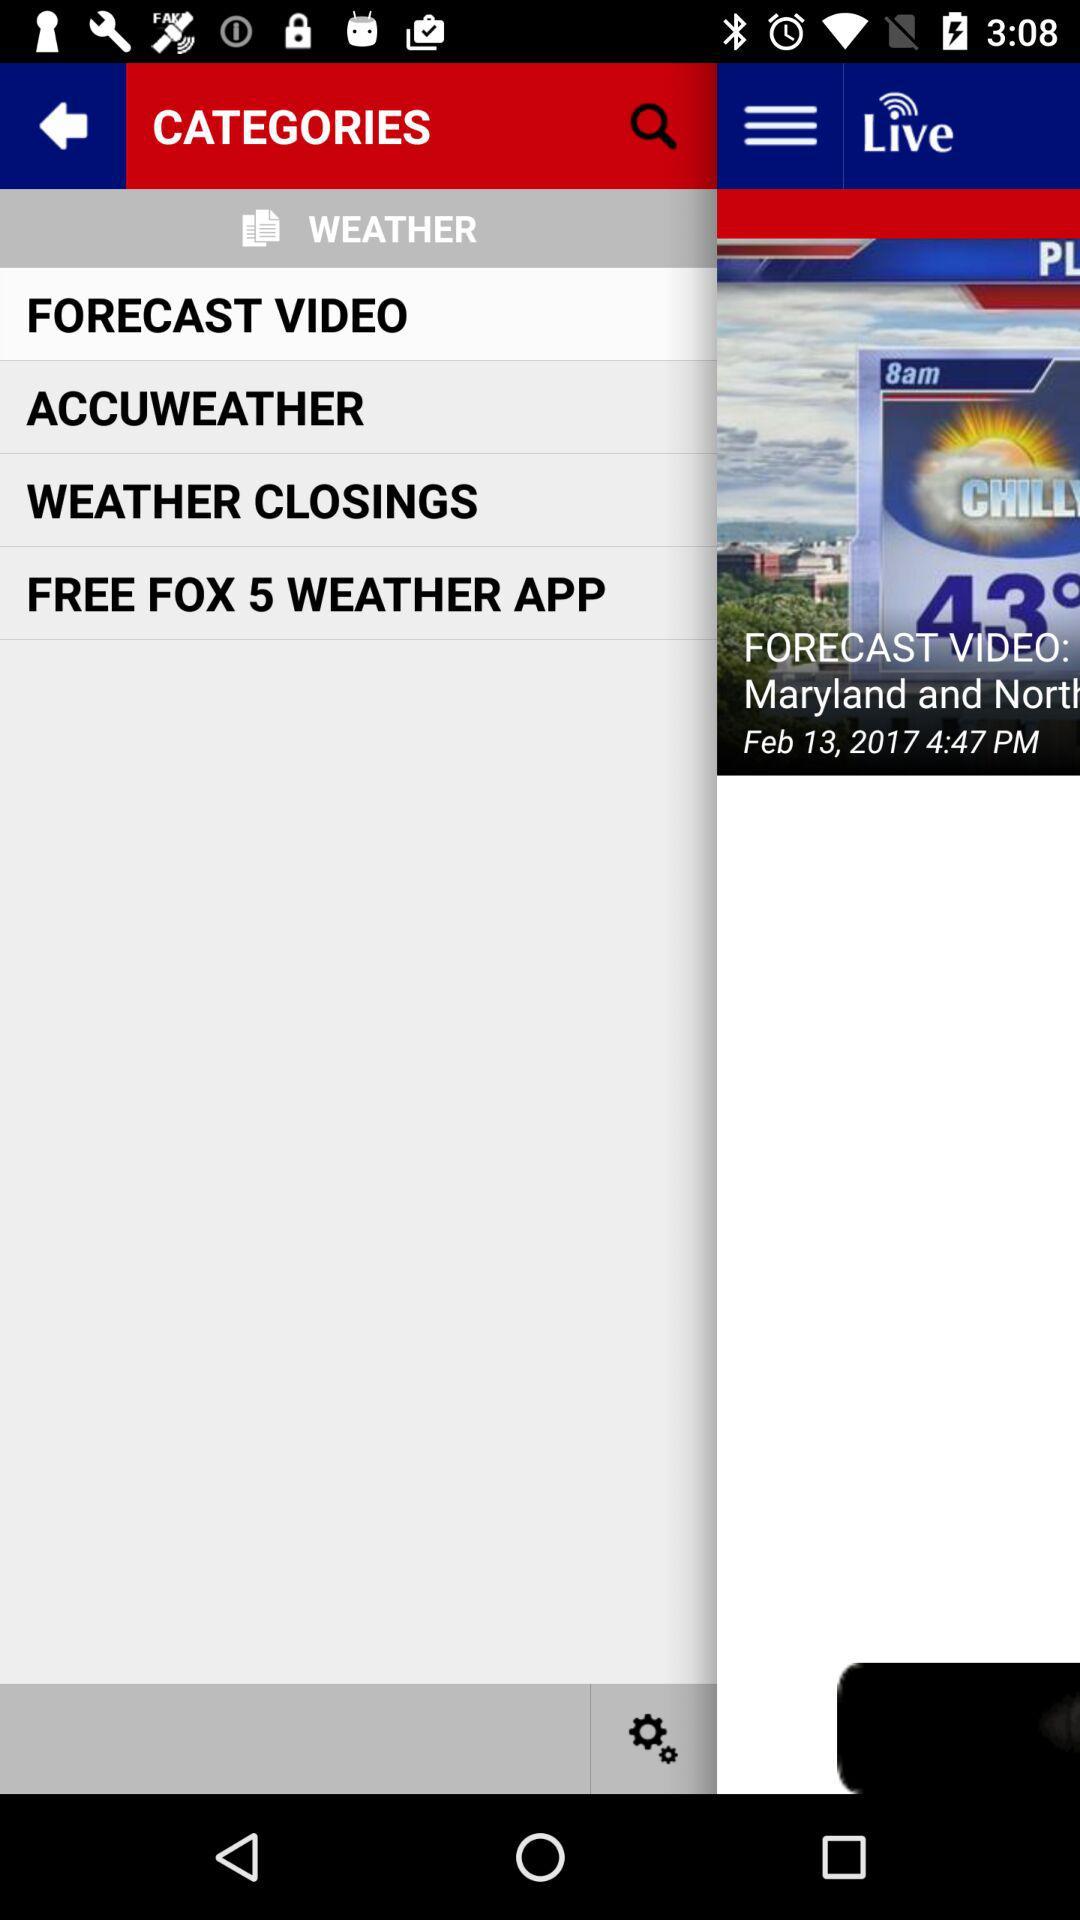  What do you see at coordinates (61, 124) in the screenshot?
I see `go back` at bounding box center [61, 124].